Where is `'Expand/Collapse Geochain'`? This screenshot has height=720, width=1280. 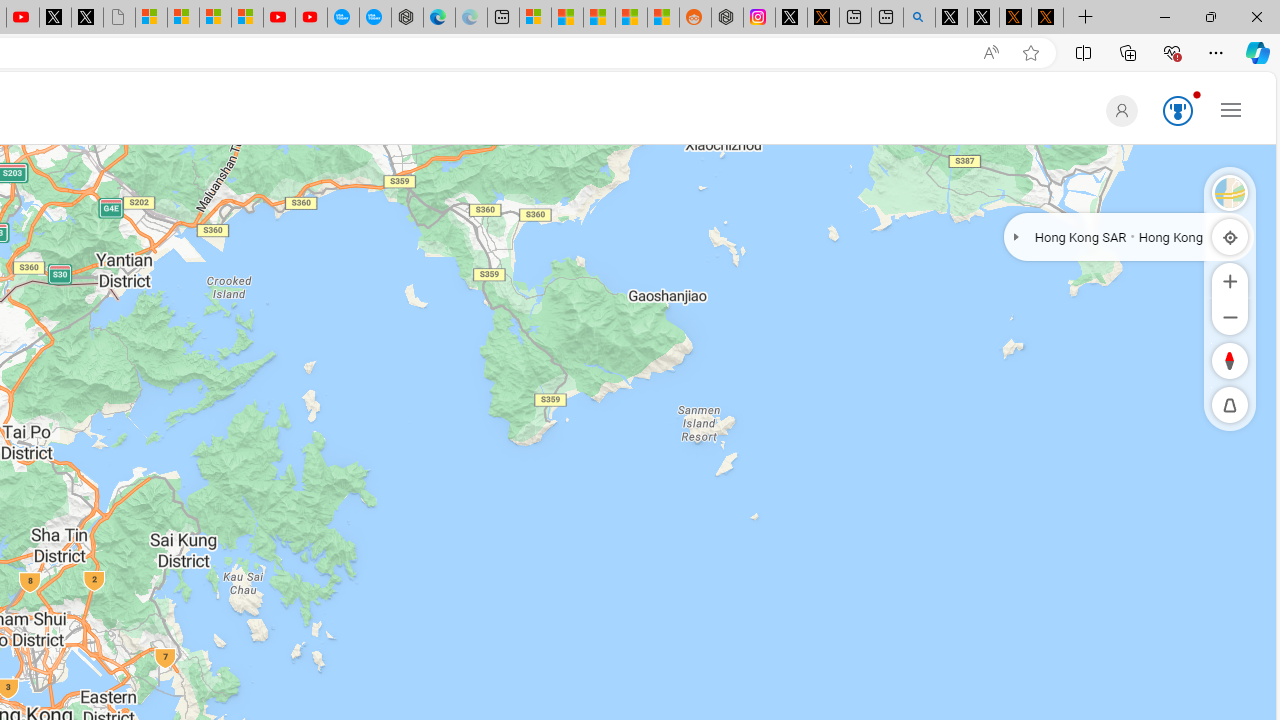
'Expand/Collapse Geochain' is located at coordinates (1016, 235).